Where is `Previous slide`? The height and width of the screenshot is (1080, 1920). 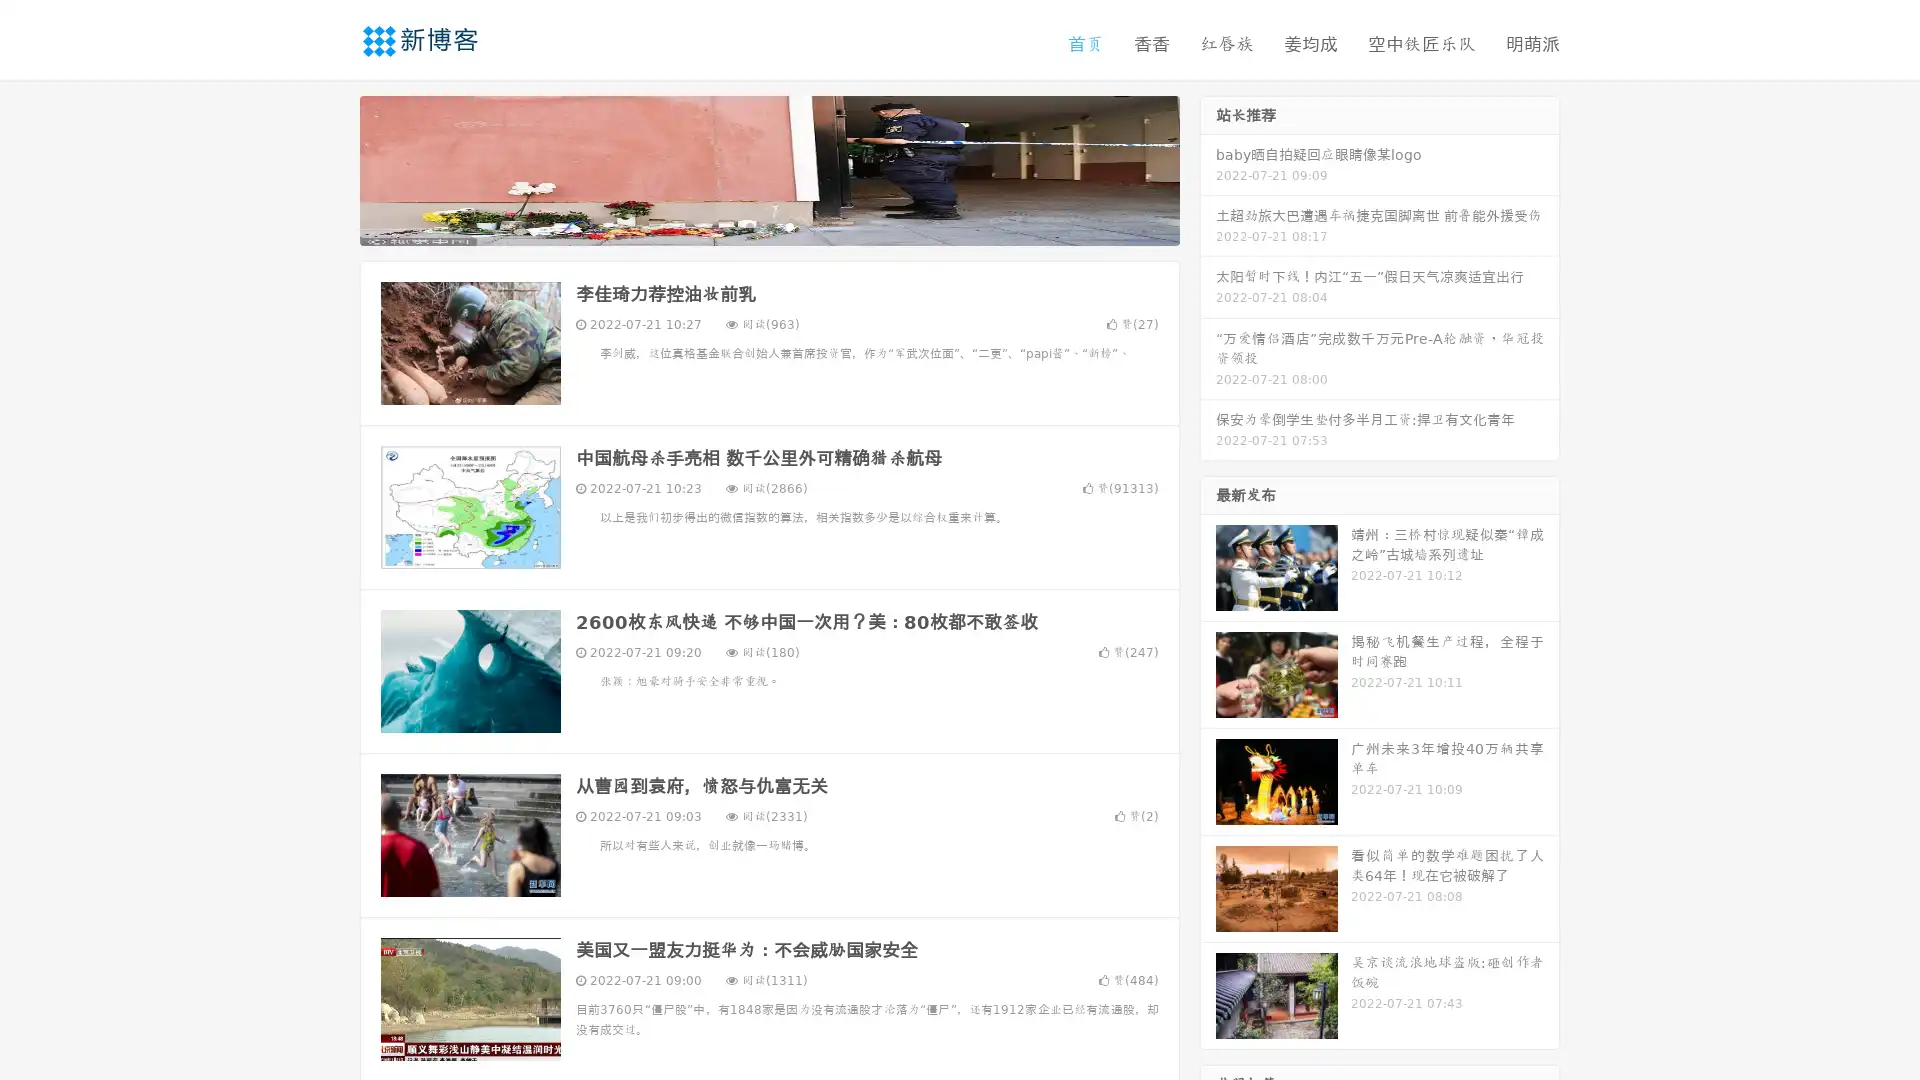 Previous slide is located at coordinates (330, 168).